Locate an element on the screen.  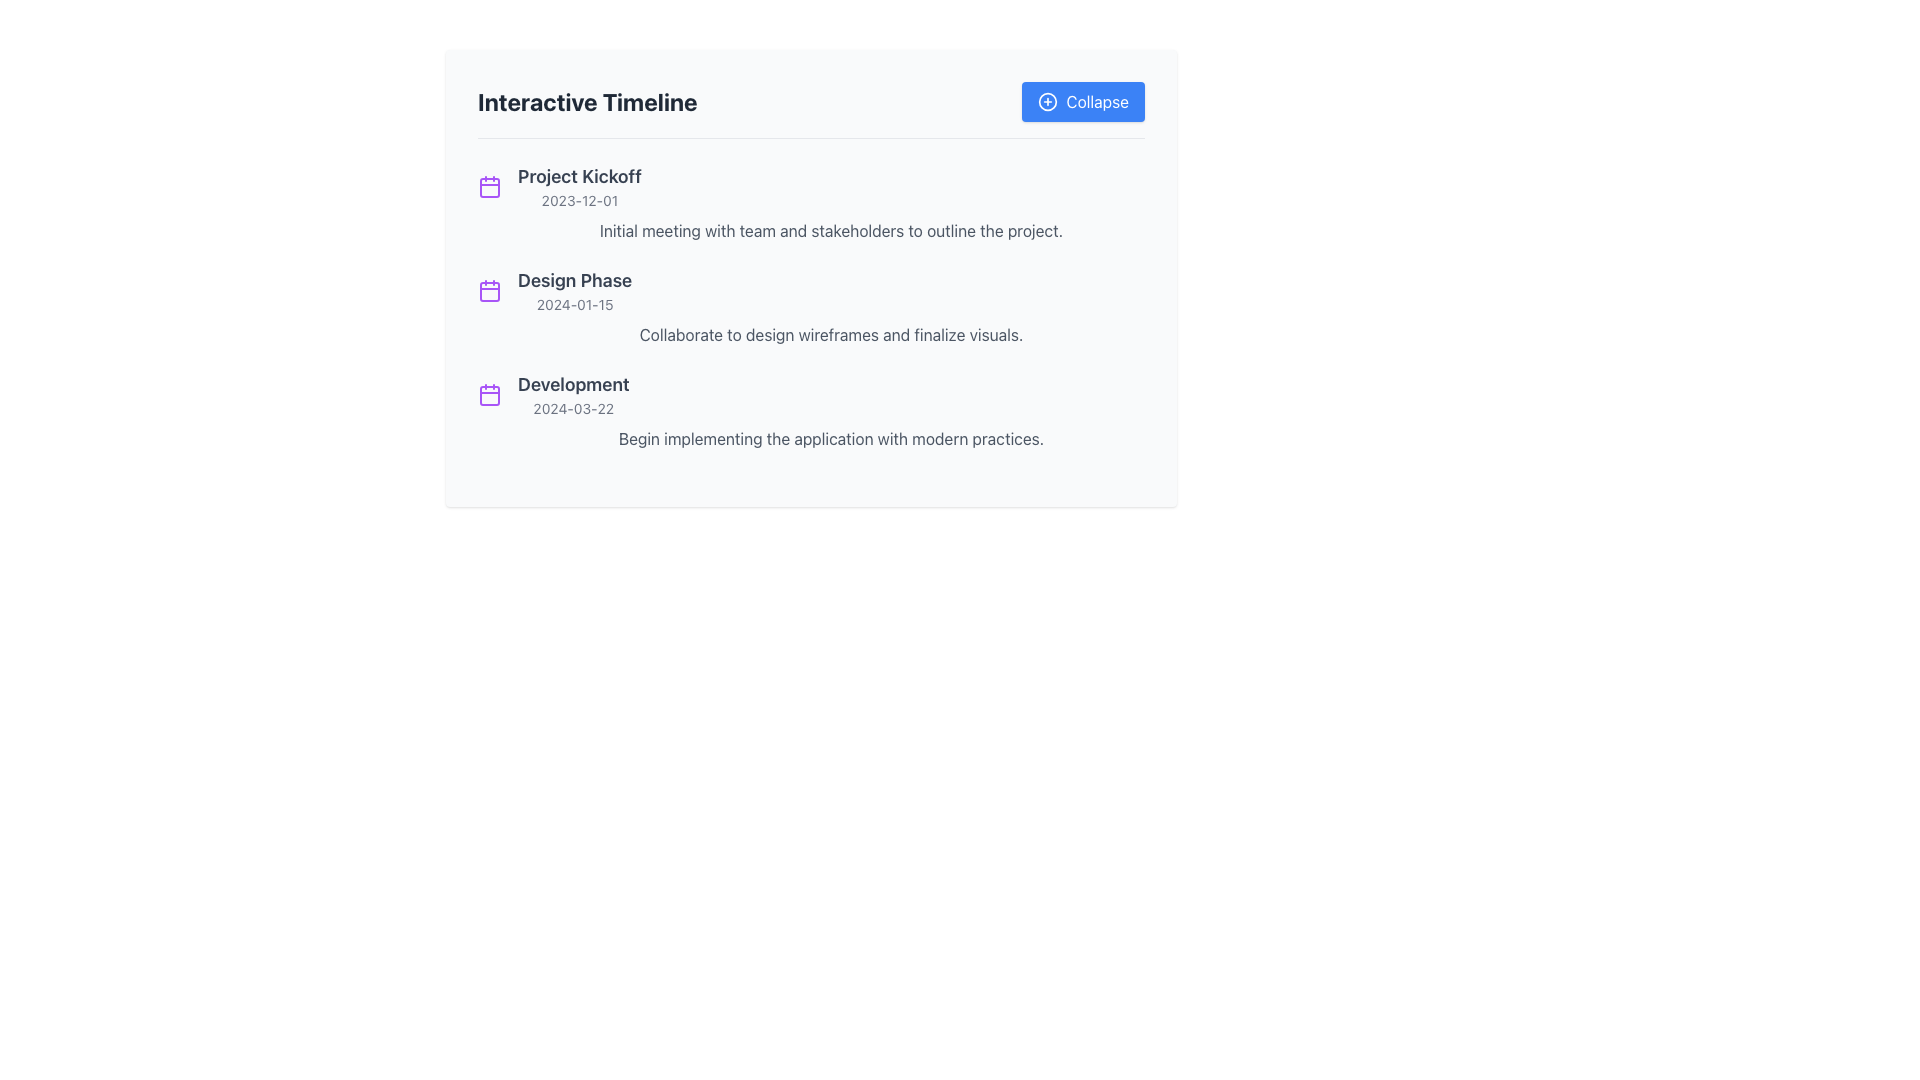
the 'Development' text element in the 'Interactive Timeline' section using adjacent controls to navigate through the timeline is located at coordinates (572, 394).